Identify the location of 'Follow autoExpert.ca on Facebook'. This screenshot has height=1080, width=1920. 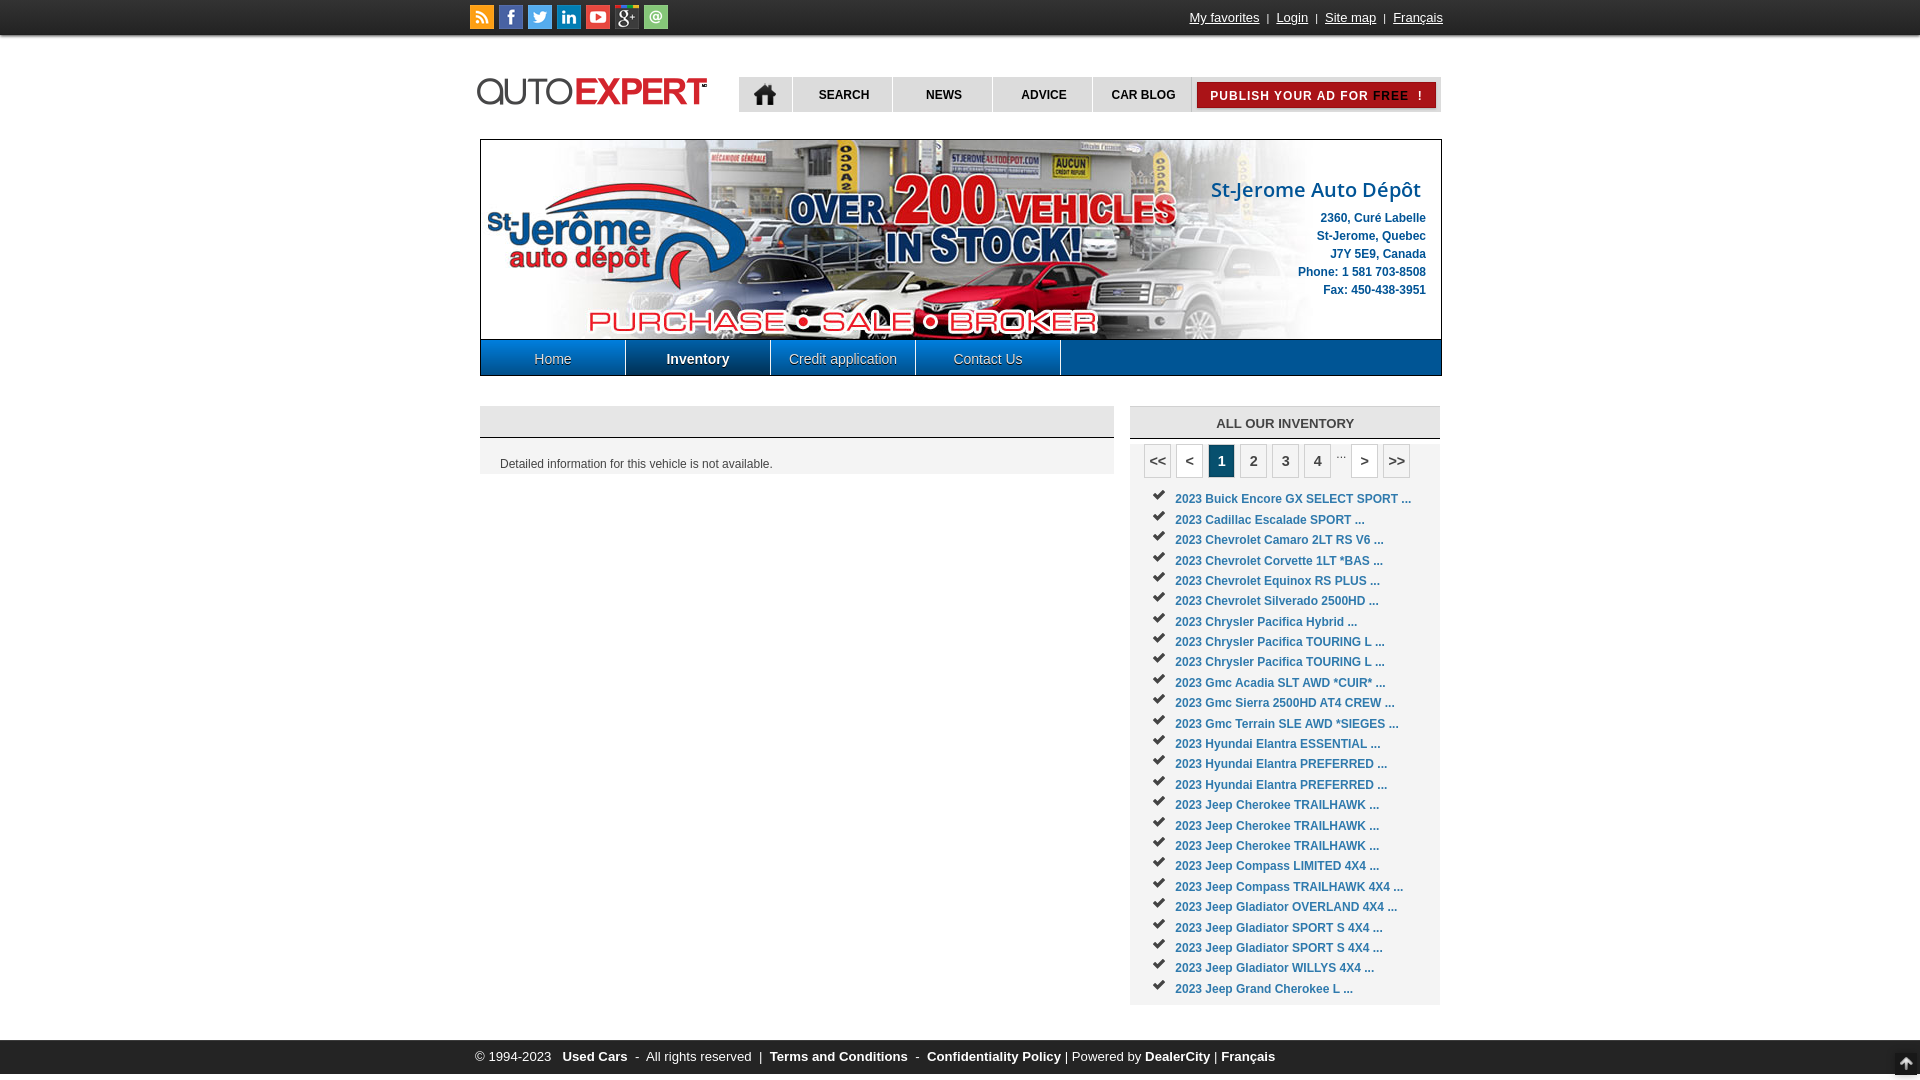
(510, 24).